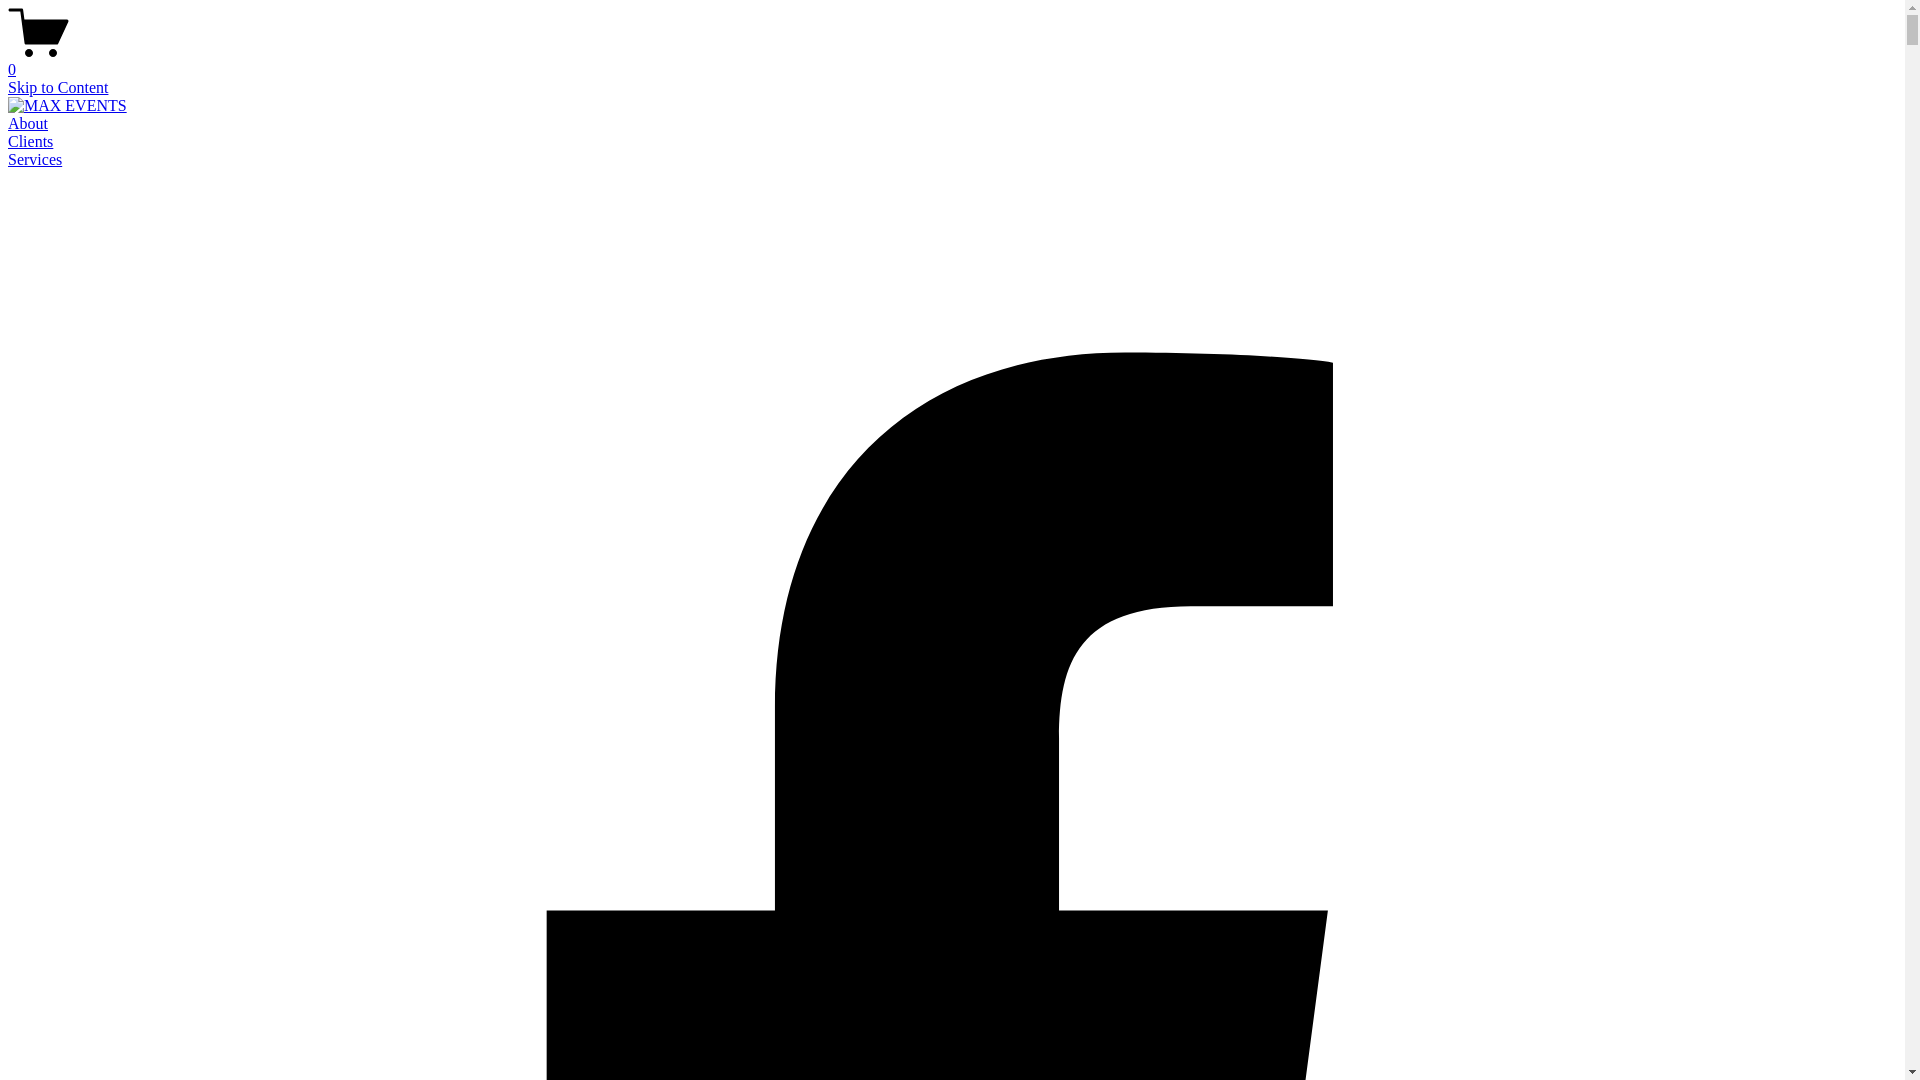 The width and height of the screenshot is (1920, 1080). I want to click on 'Clients', so click(30, 140).